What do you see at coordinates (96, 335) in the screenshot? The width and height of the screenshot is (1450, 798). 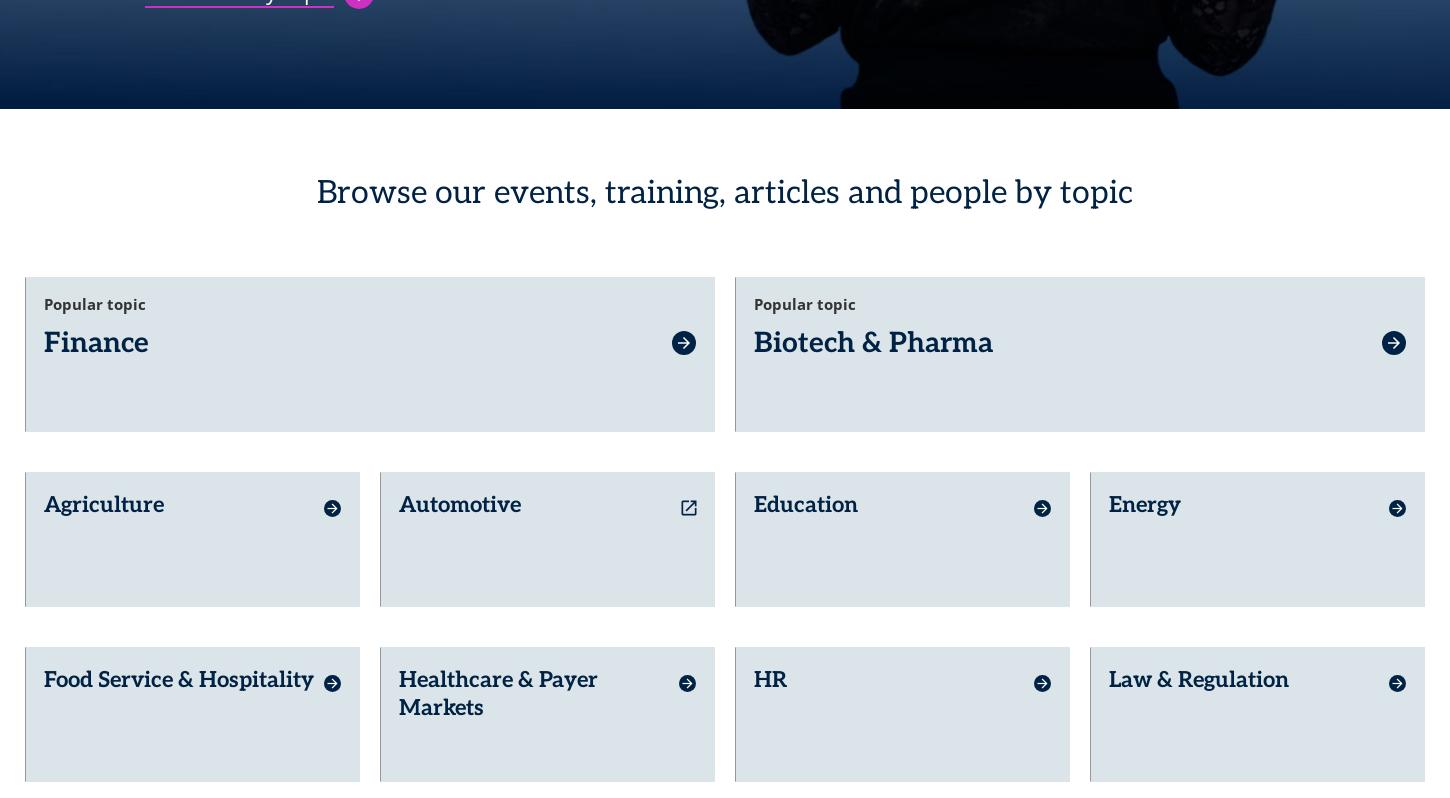 I see `'Finance'` at bounding box center [96, 335].